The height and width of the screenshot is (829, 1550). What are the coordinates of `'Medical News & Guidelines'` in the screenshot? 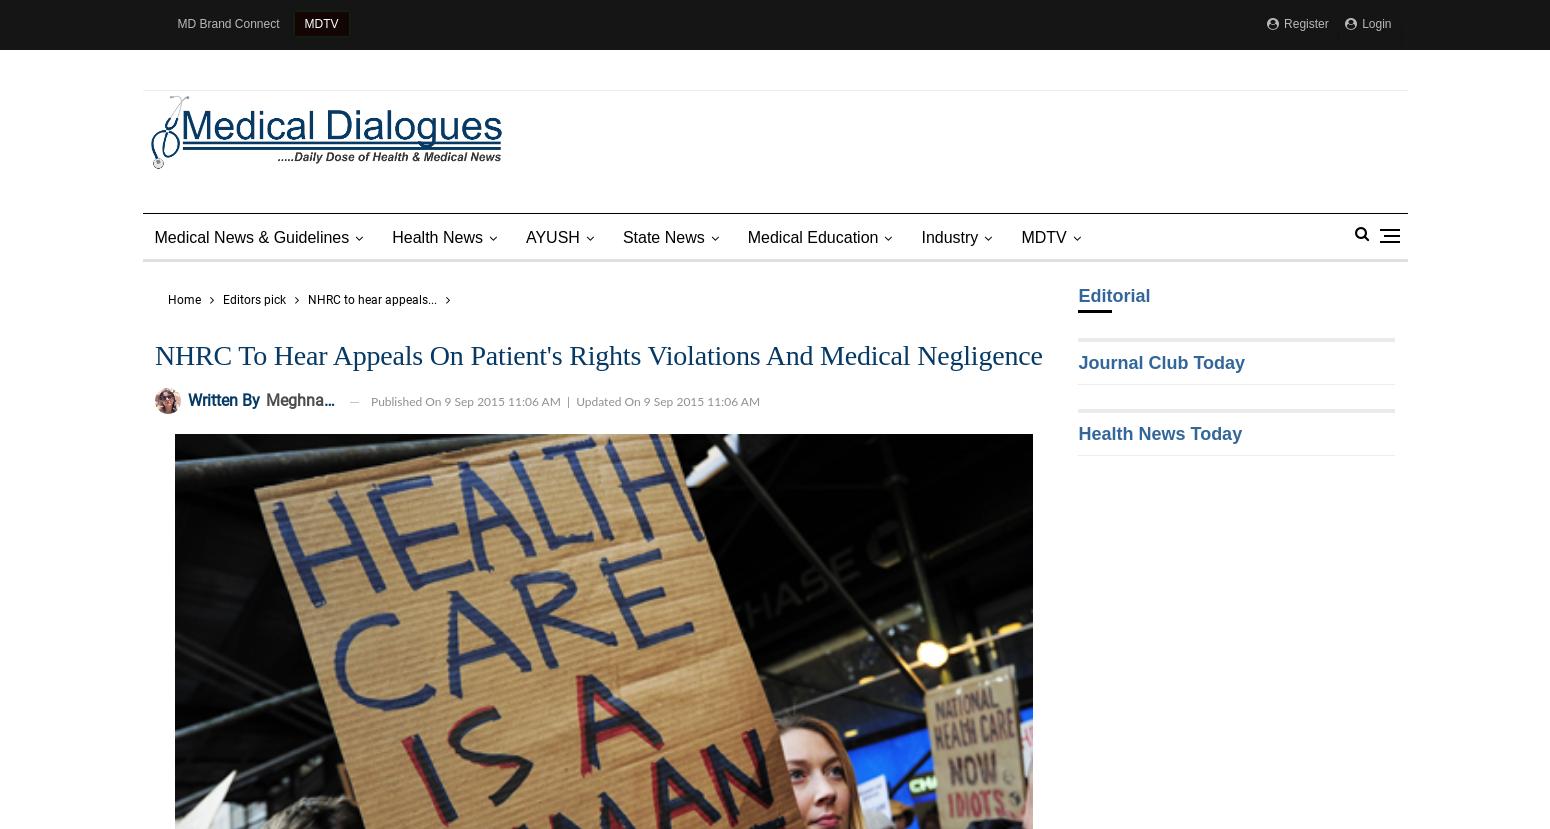 It's located at (251, 236).